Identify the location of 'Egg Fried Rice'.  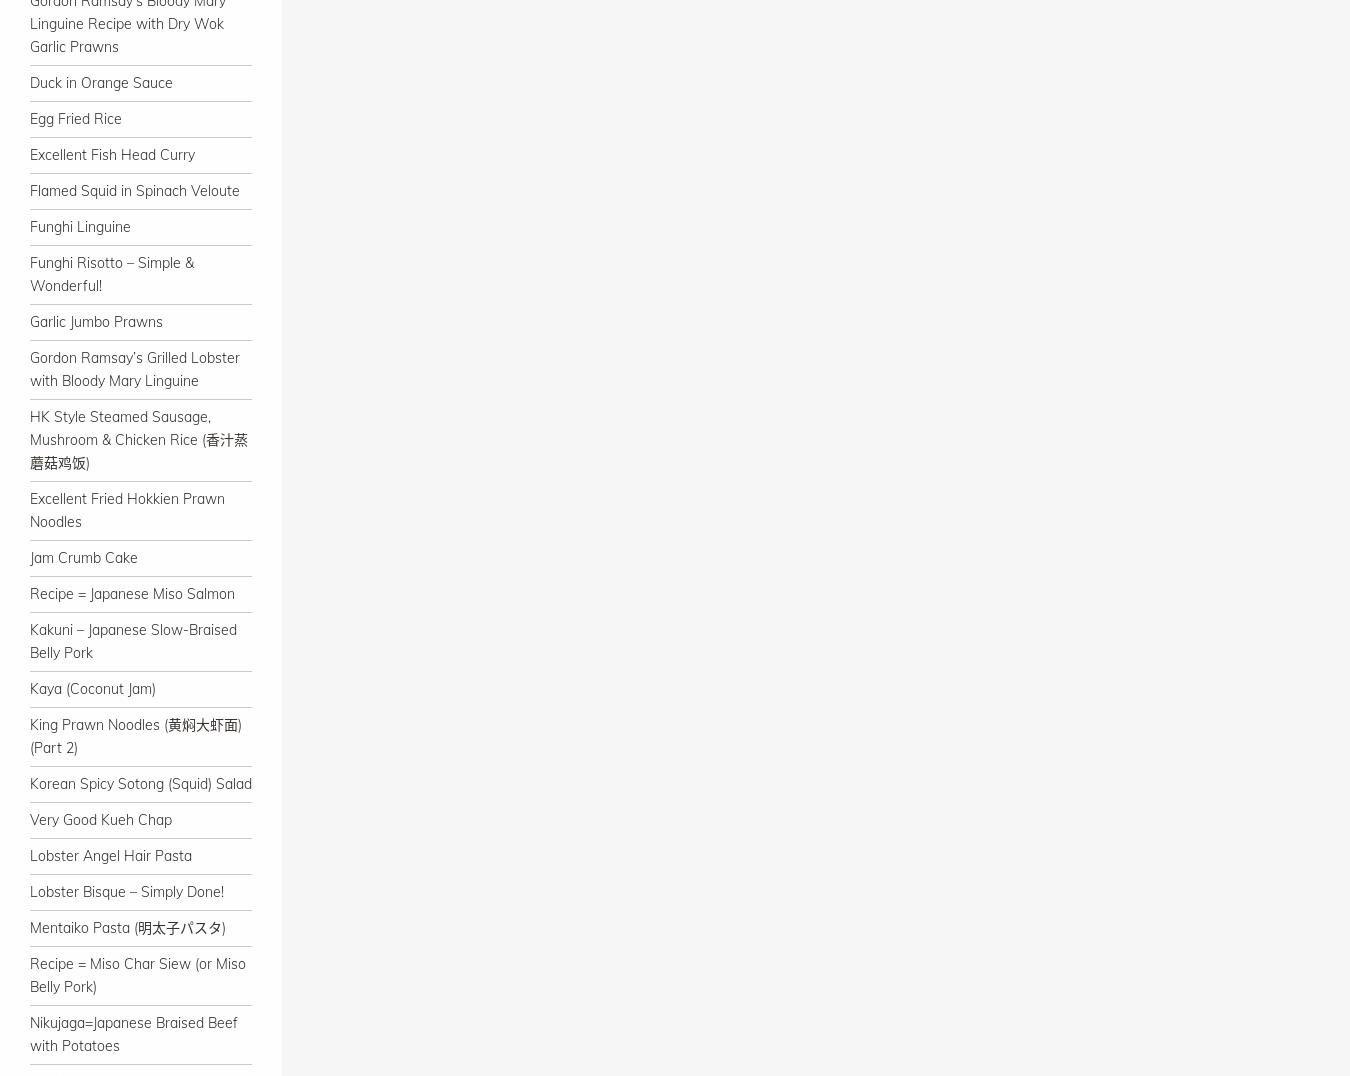
(75, 118).